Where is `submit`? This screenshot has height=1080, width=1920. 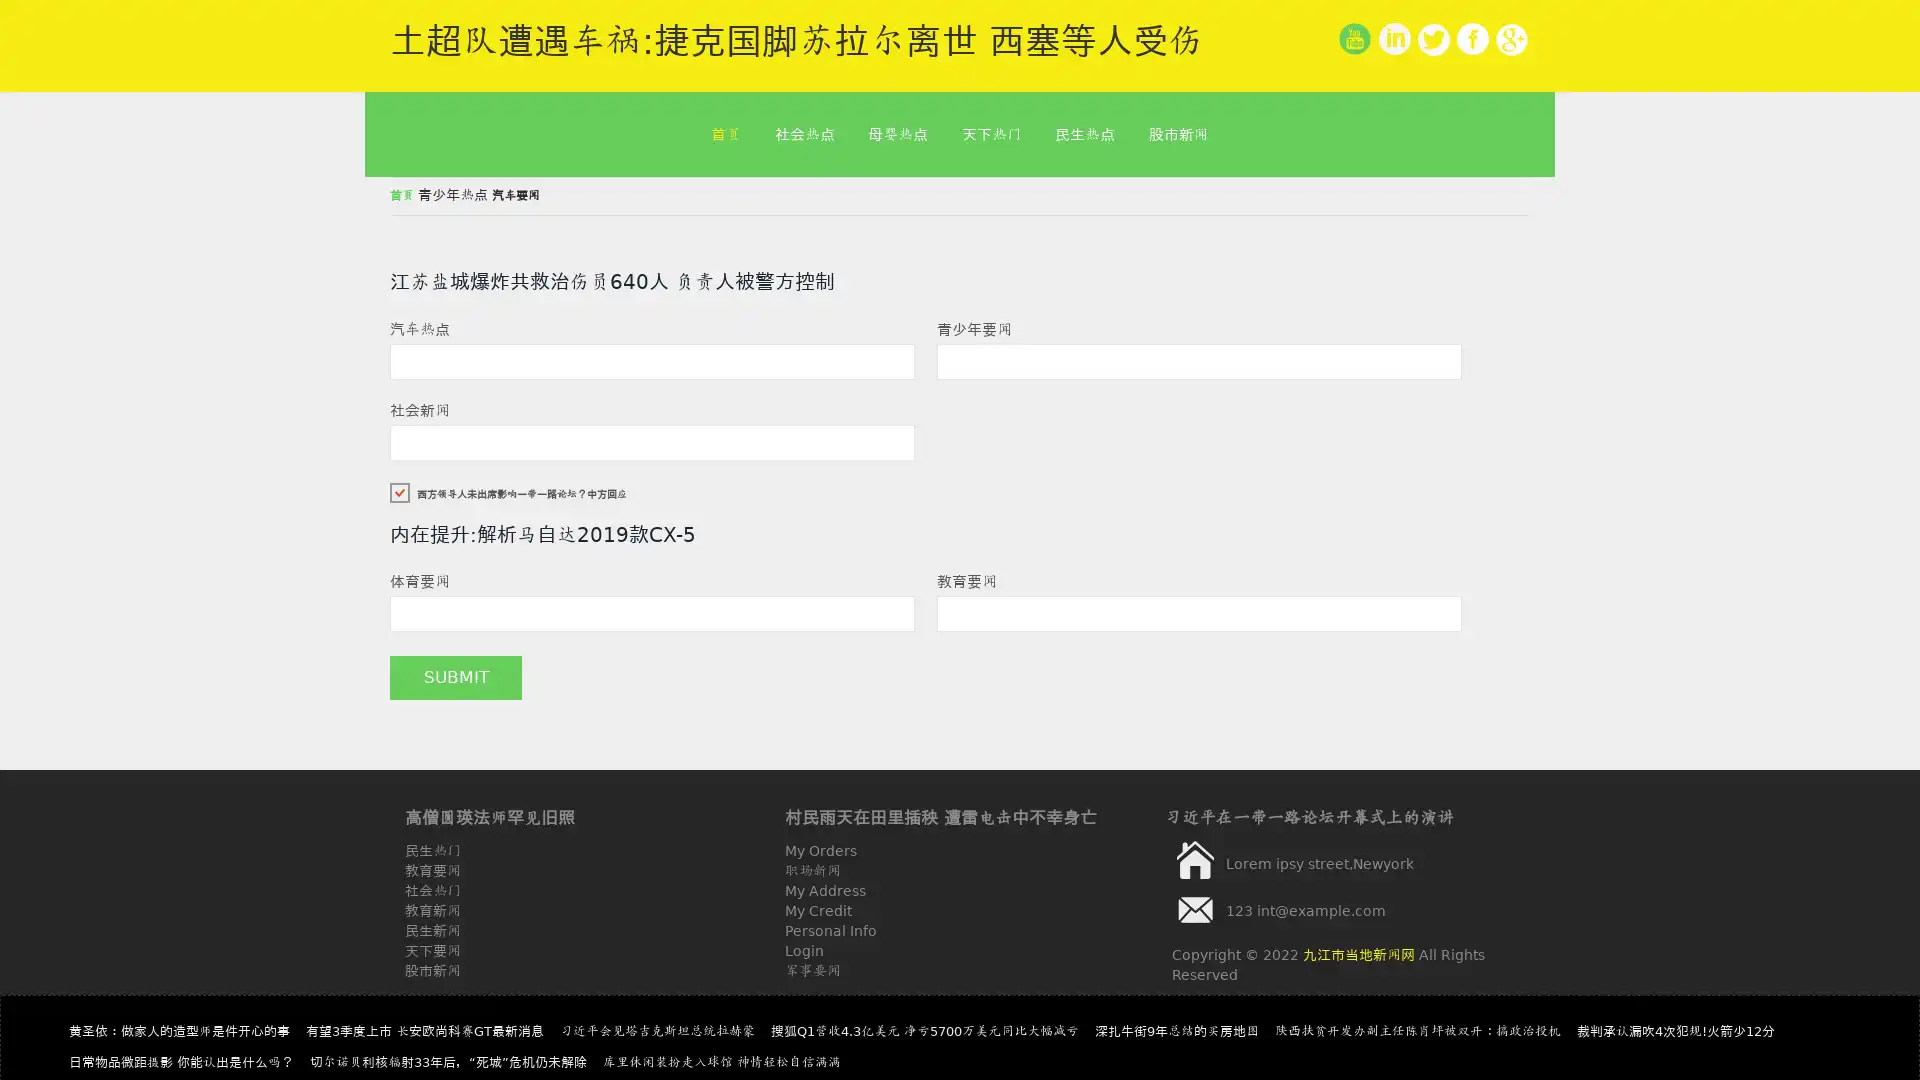
submit is located at coordinates (455, 677).